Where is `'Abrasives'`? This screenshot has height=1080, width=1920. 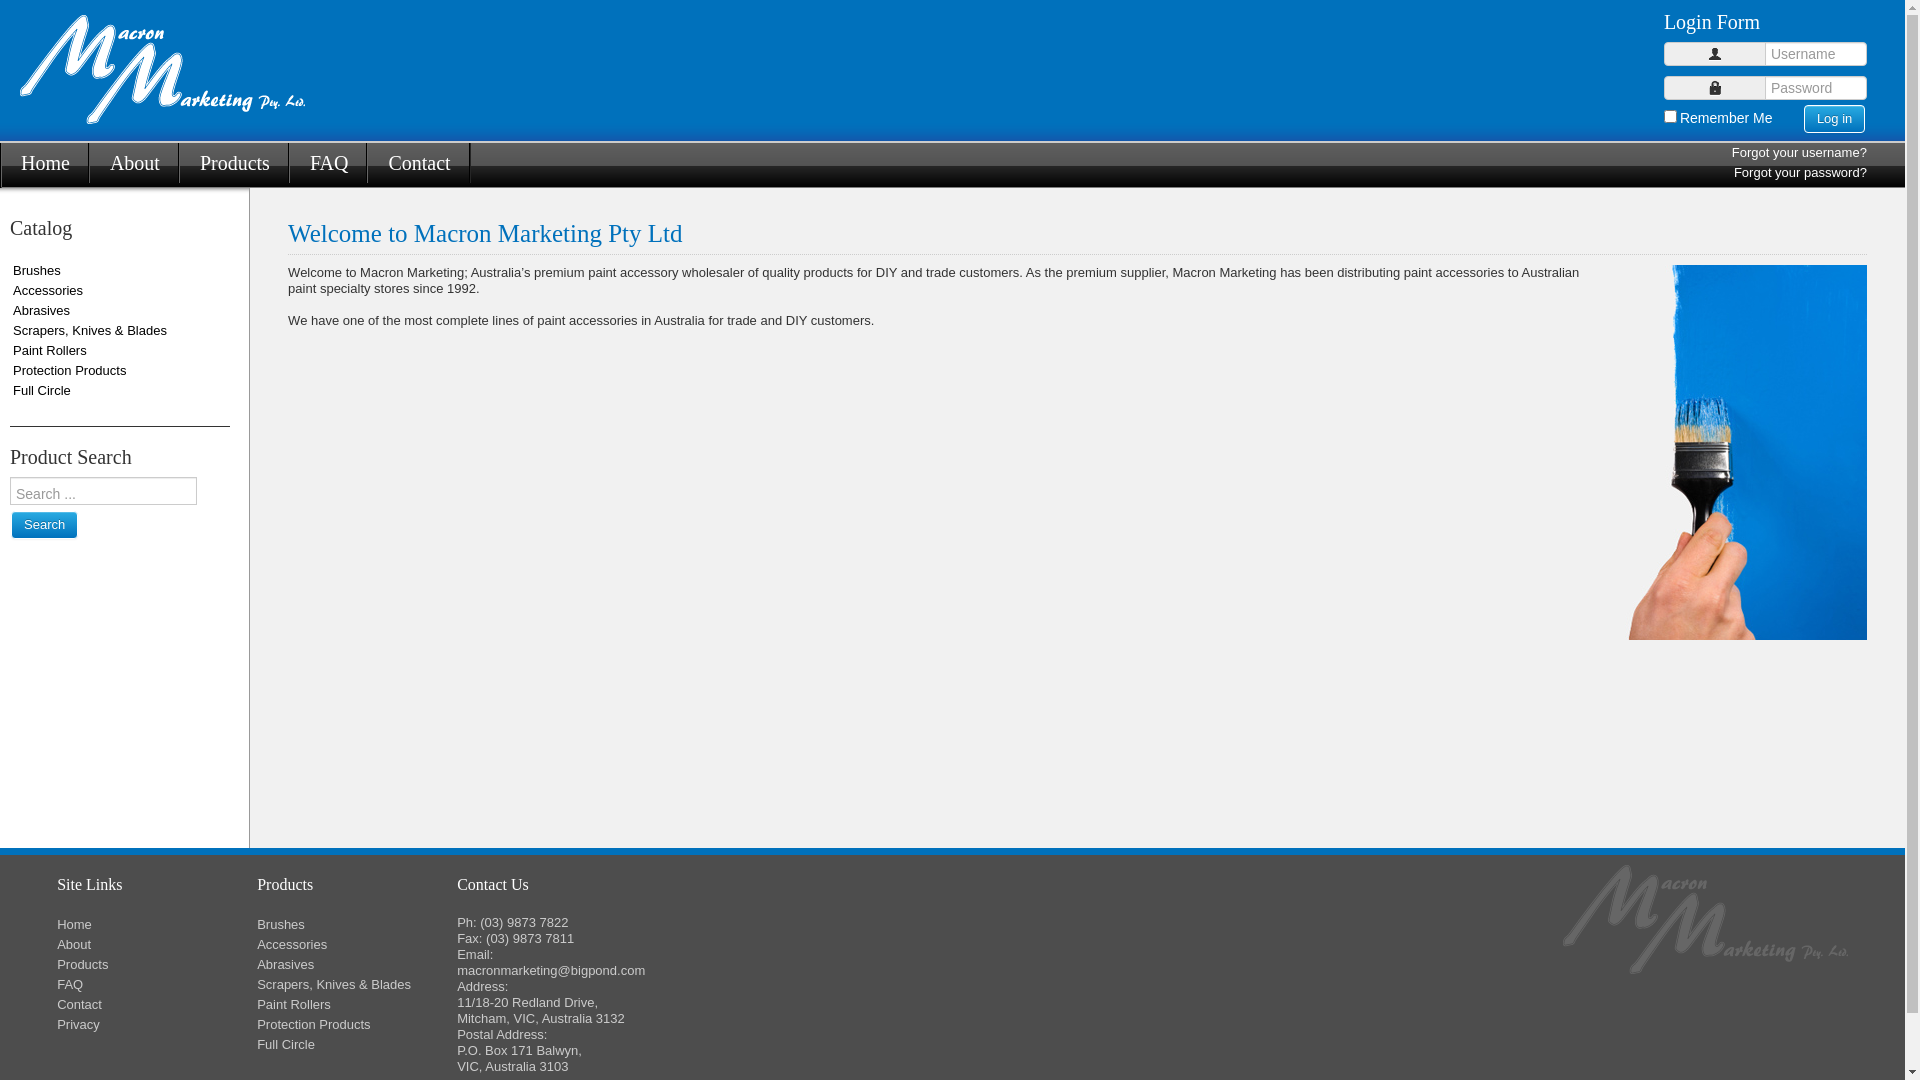
'Abrasives' is located at coordinates (256, 963).